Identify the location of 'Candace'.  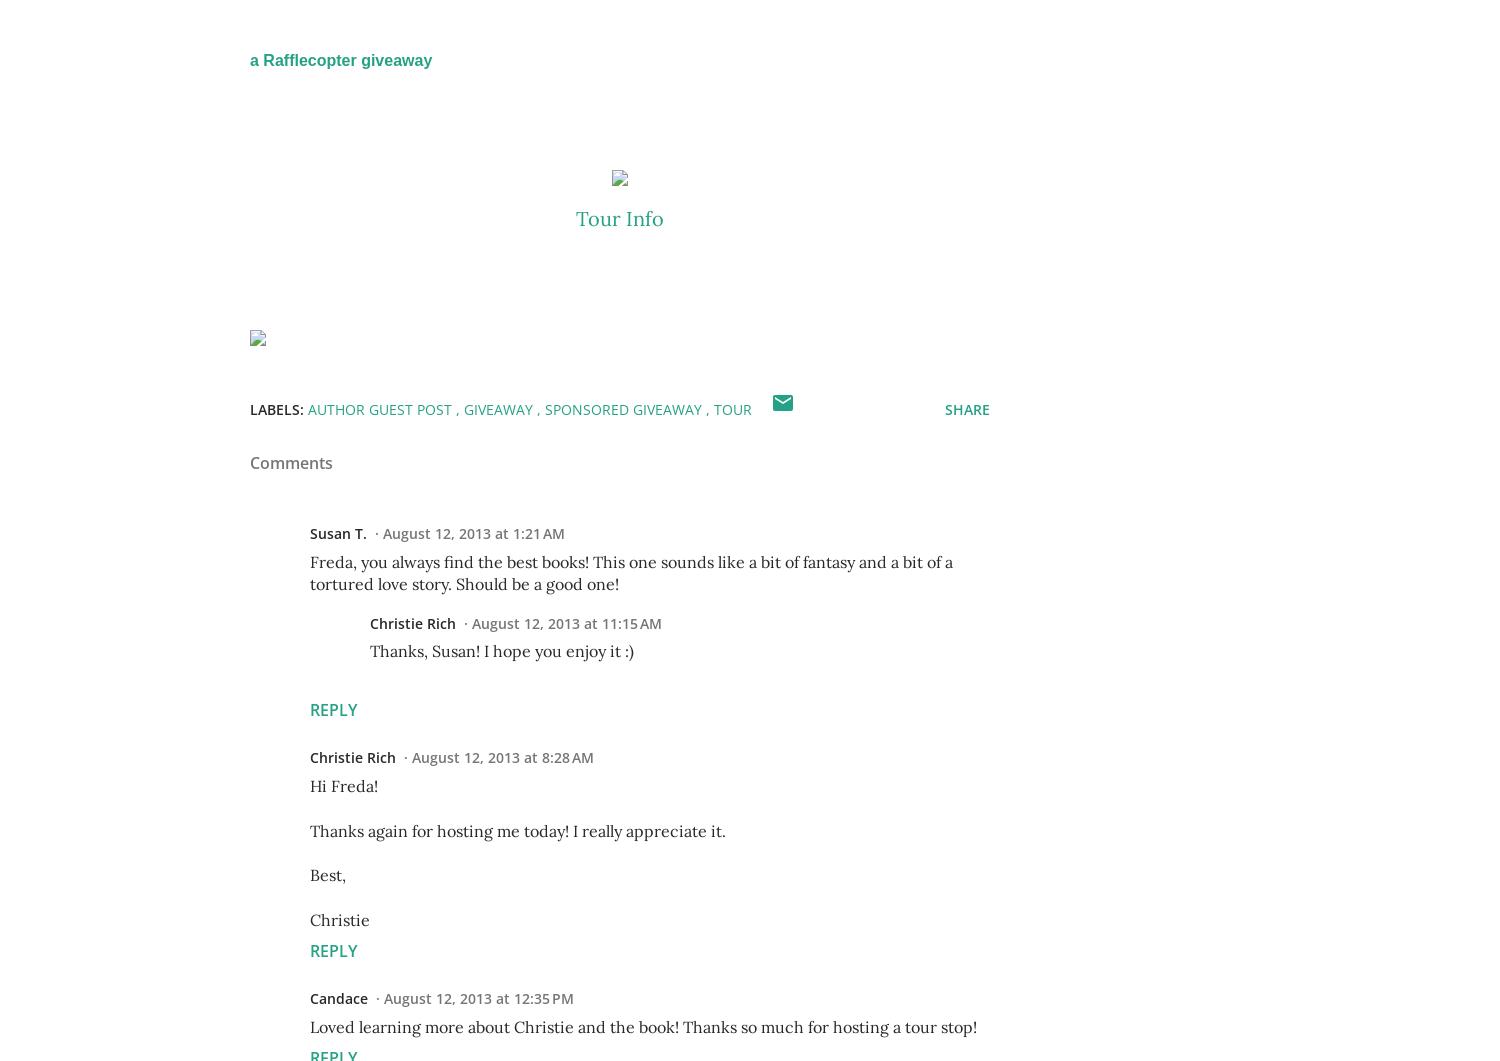
(338, 997).